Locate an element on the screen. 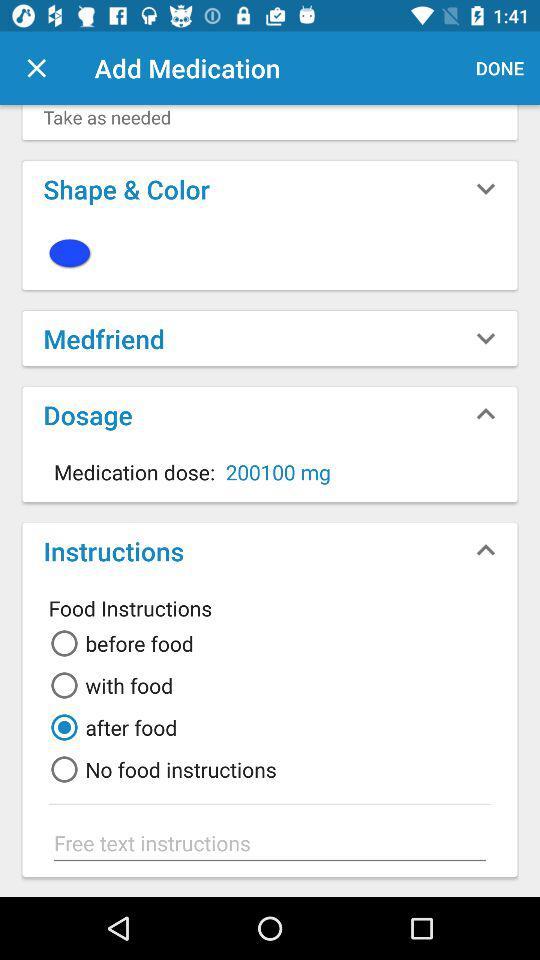 The width and height of the screenshot is (540, 960). the done is located at coordinates (499, 68).